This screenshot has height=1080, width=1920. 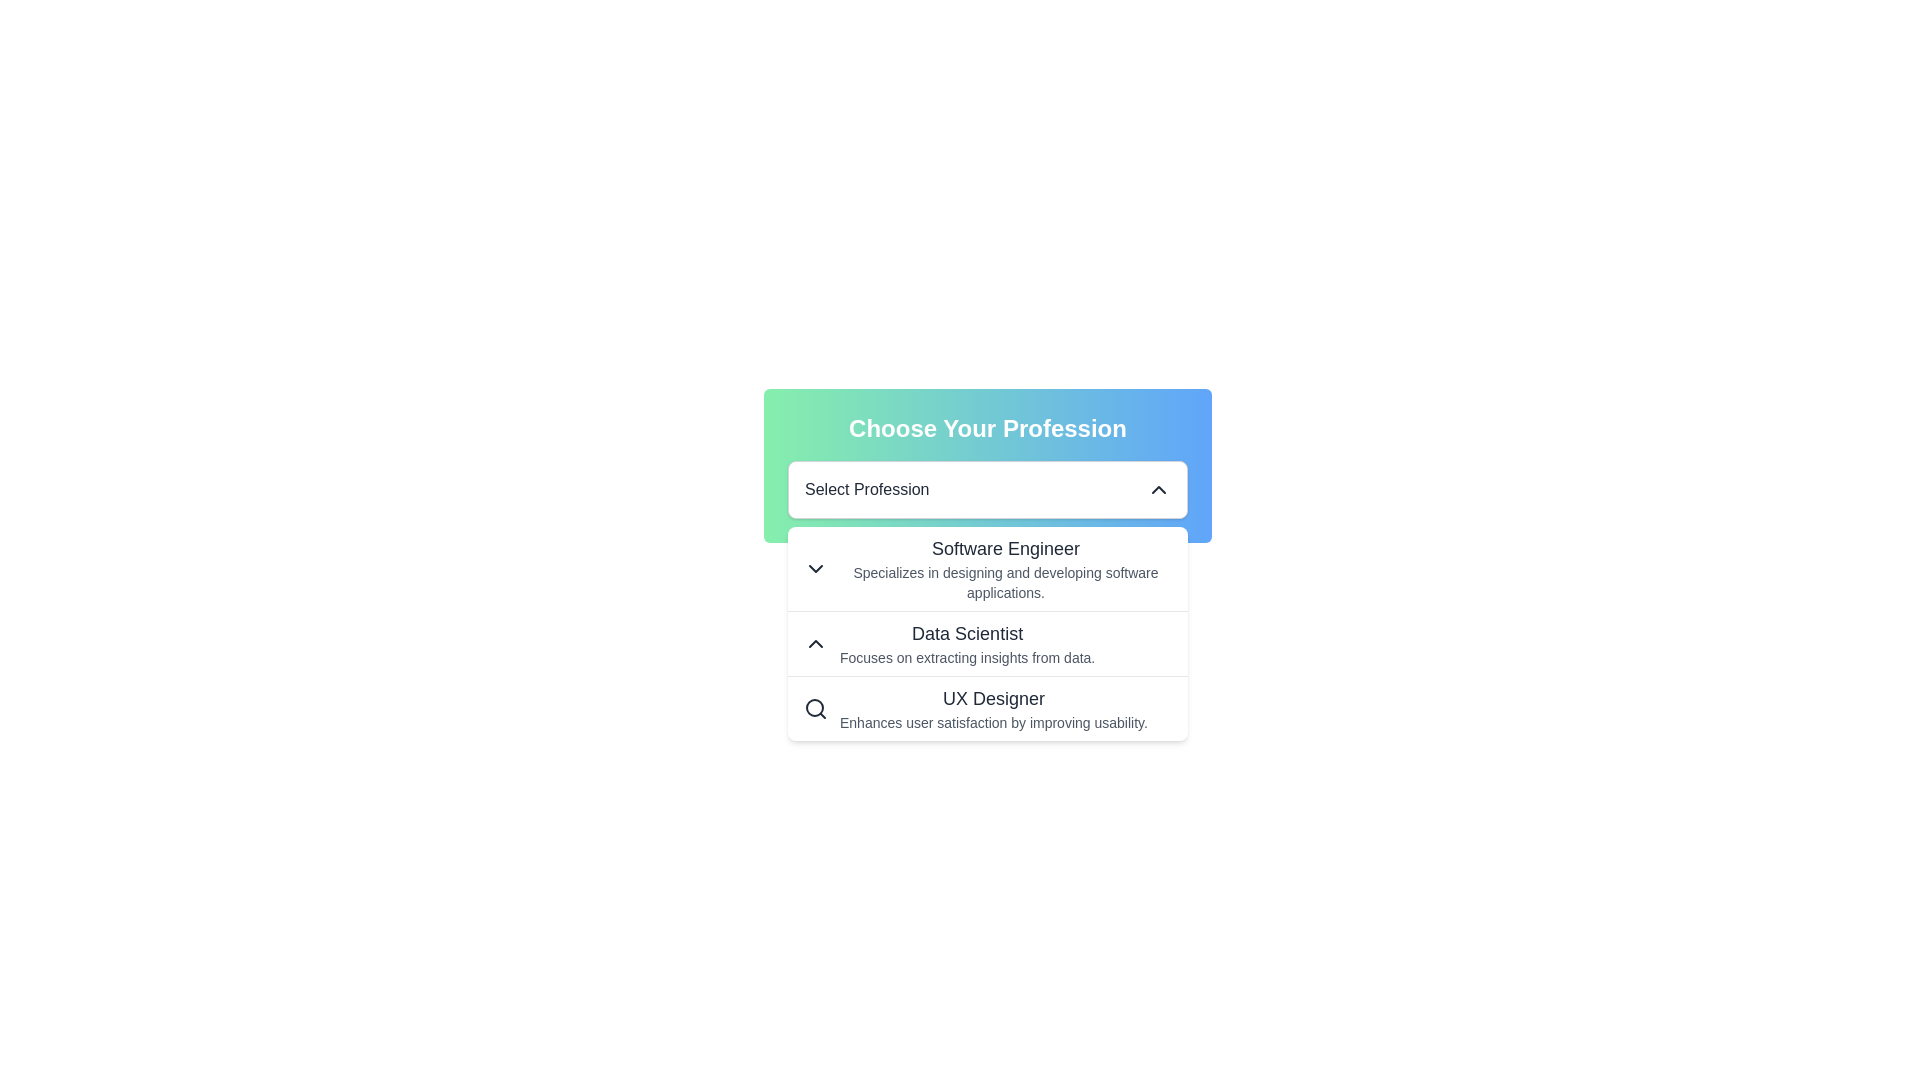 I want to click on the 'Select Profession' dropdown menu, so click(x=988, y=489).